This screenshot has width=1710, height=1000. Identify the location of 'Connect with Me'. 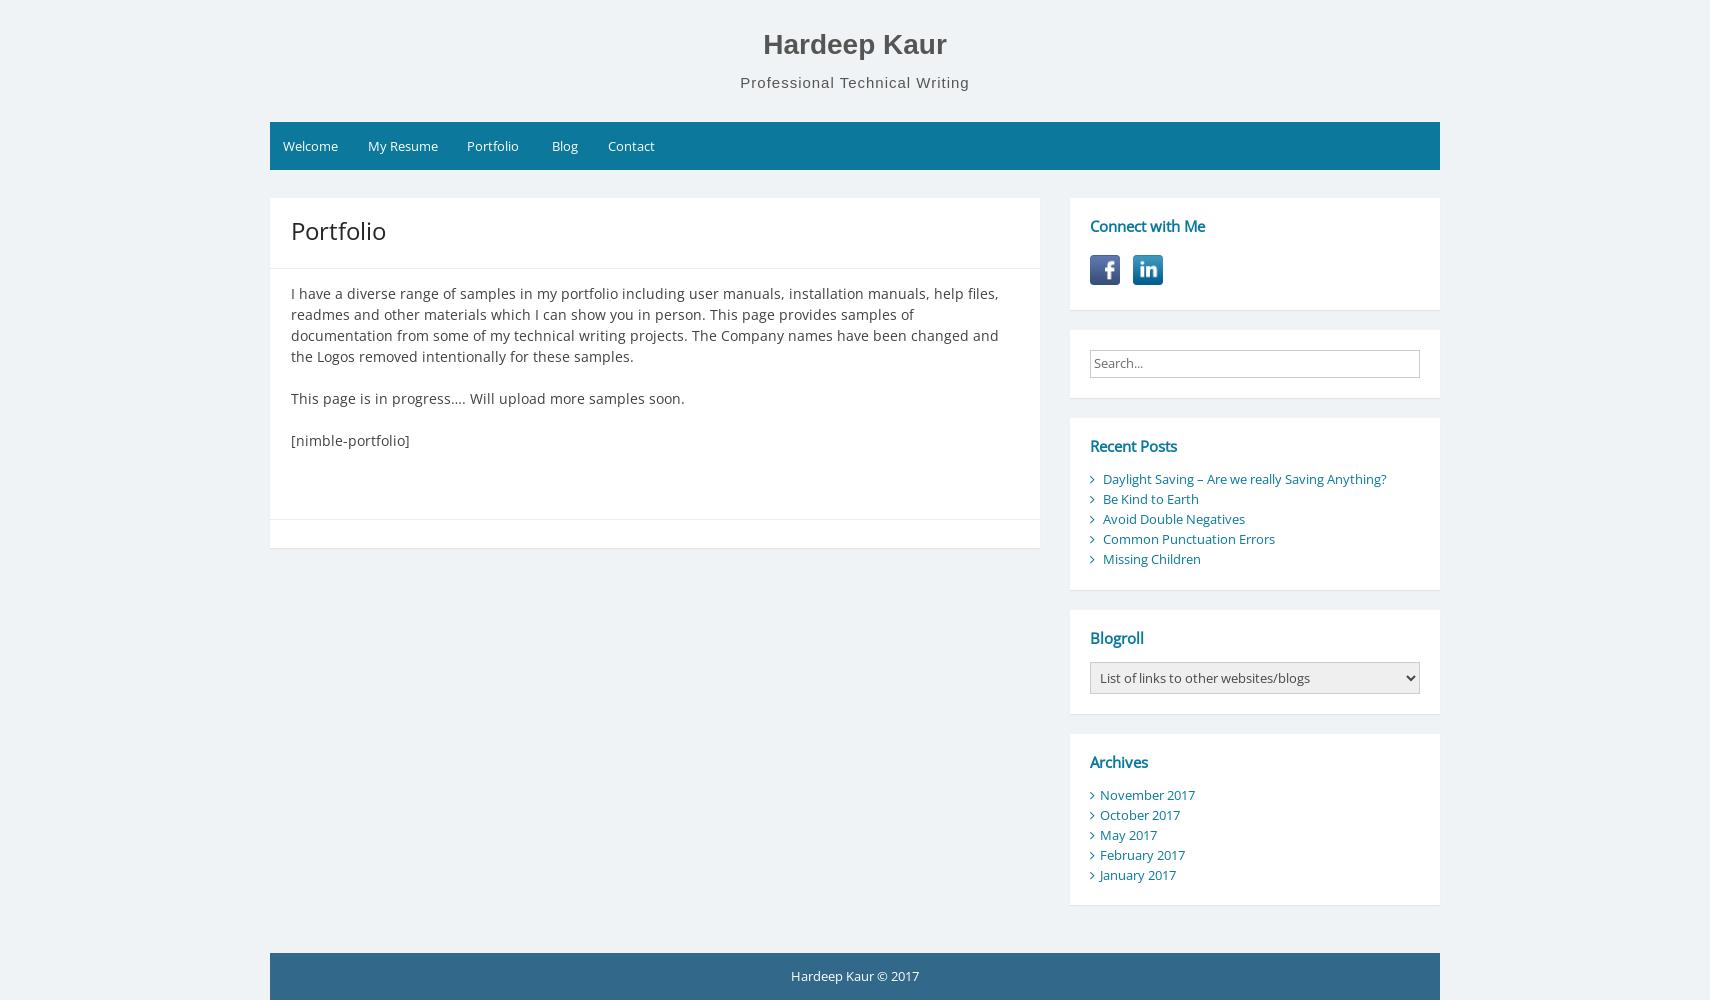
(1145, 225).